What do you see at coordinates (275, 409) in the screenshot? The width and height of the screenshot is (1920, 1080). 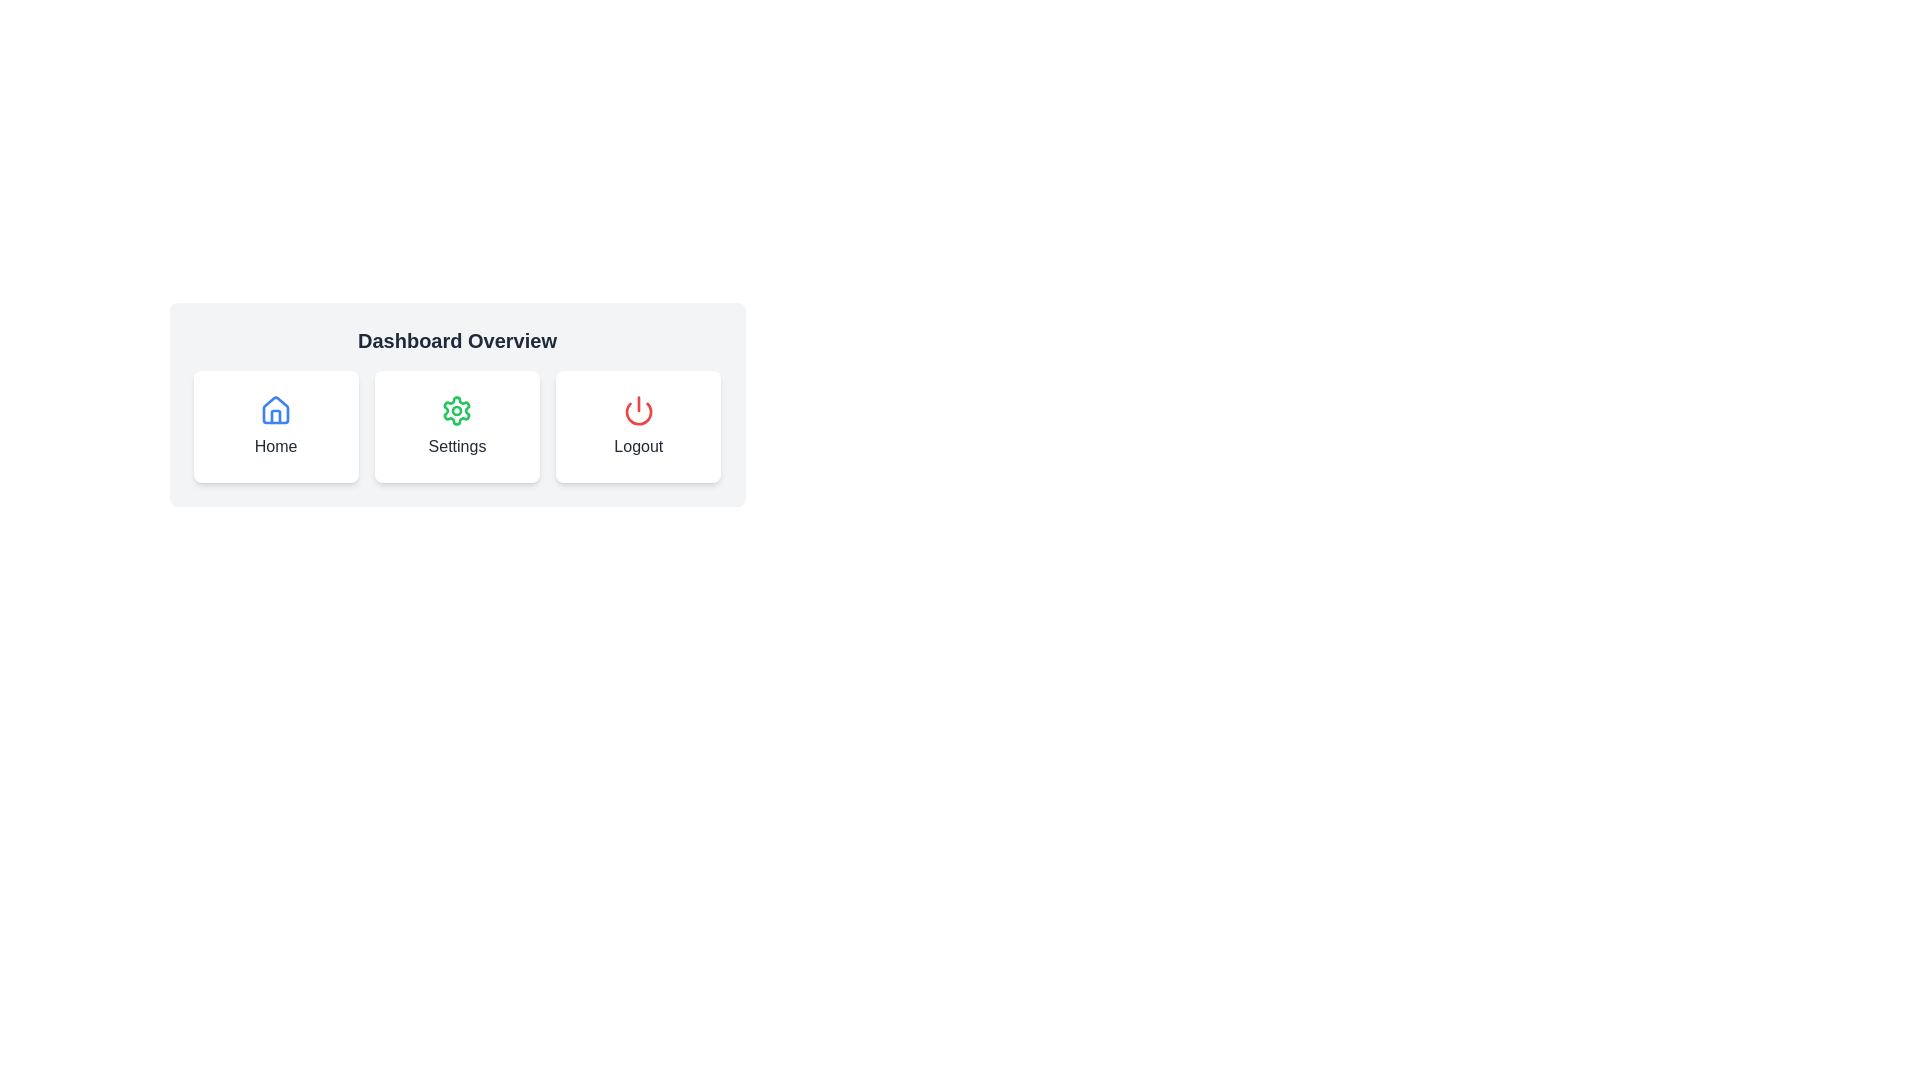 I see `the house icon with a blue stroke located within the 'Home' button, positioned below the 'Dashboard Overview' title` at bounding box center [275, 409].